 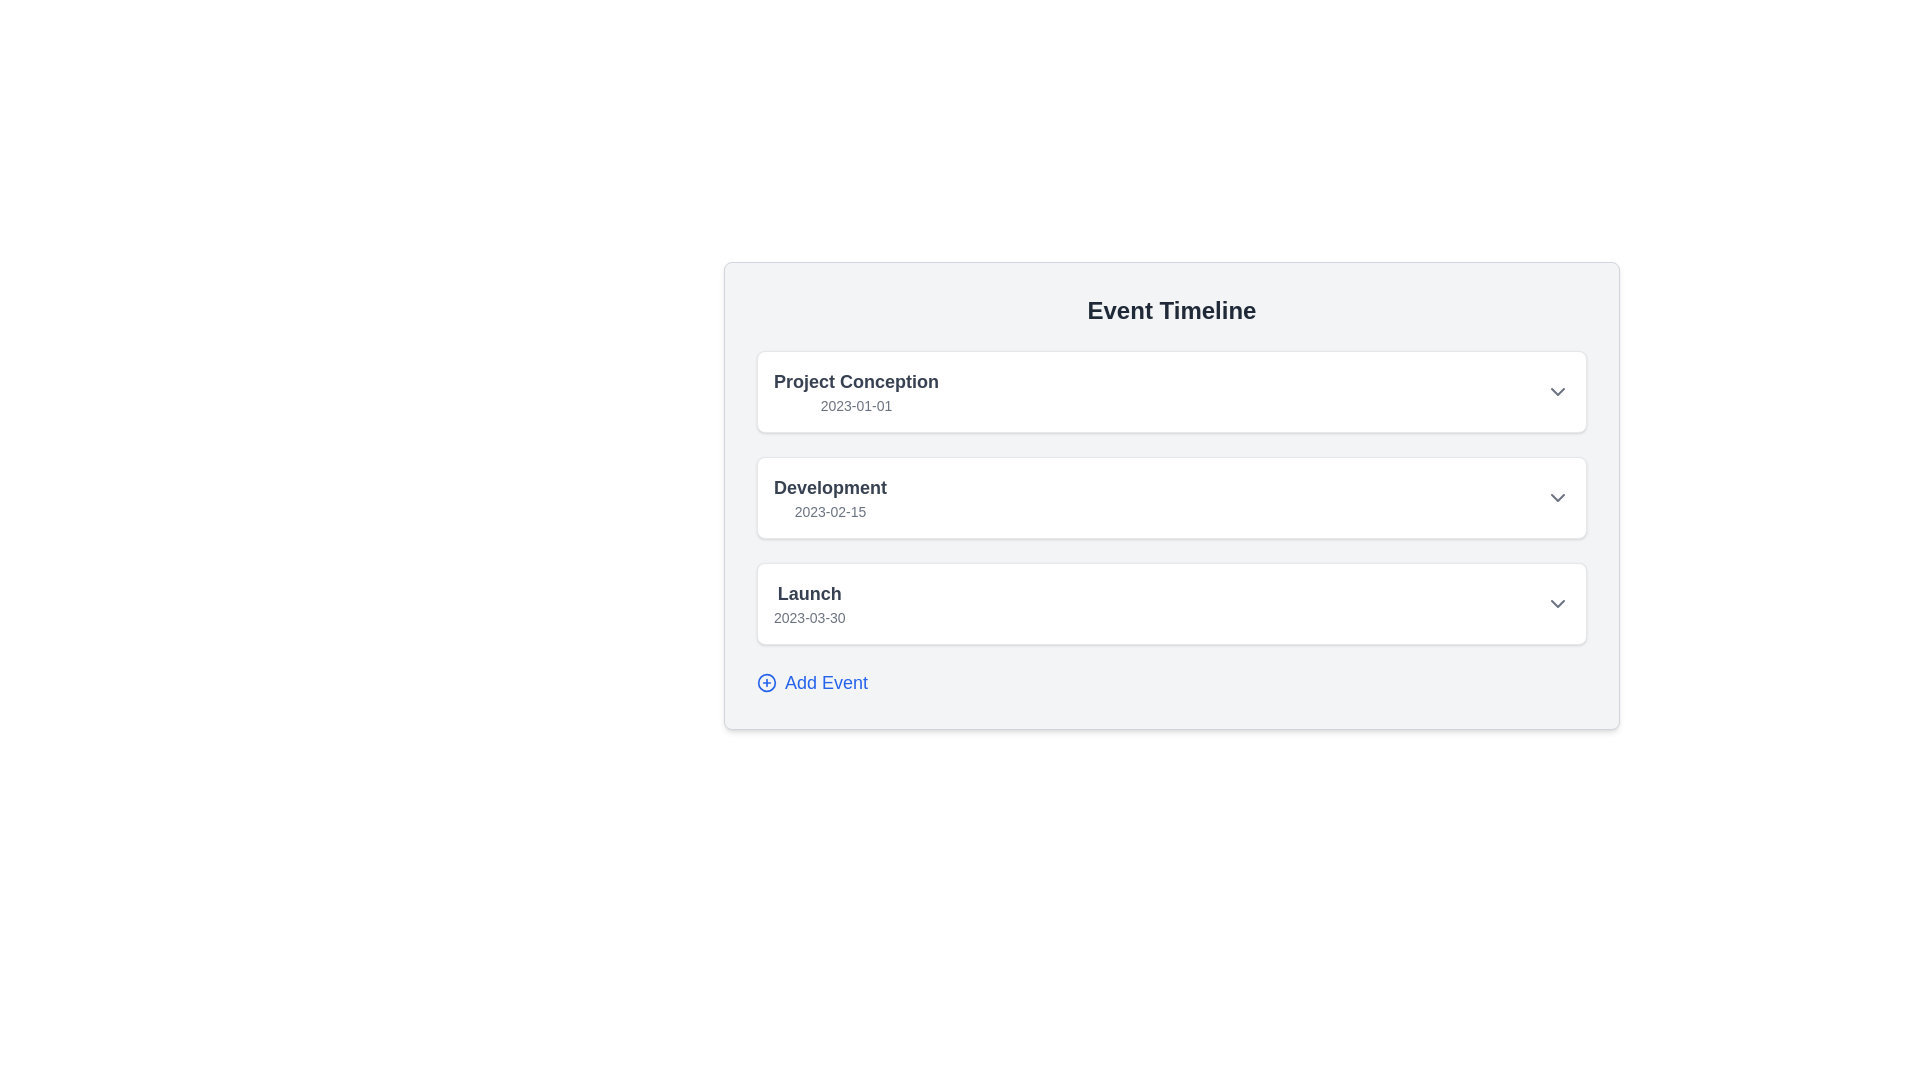 I want to click on the Text Label that serves as the title for the second timeline entry under the 'Event Timeline' section, so click(x=830, y=488).